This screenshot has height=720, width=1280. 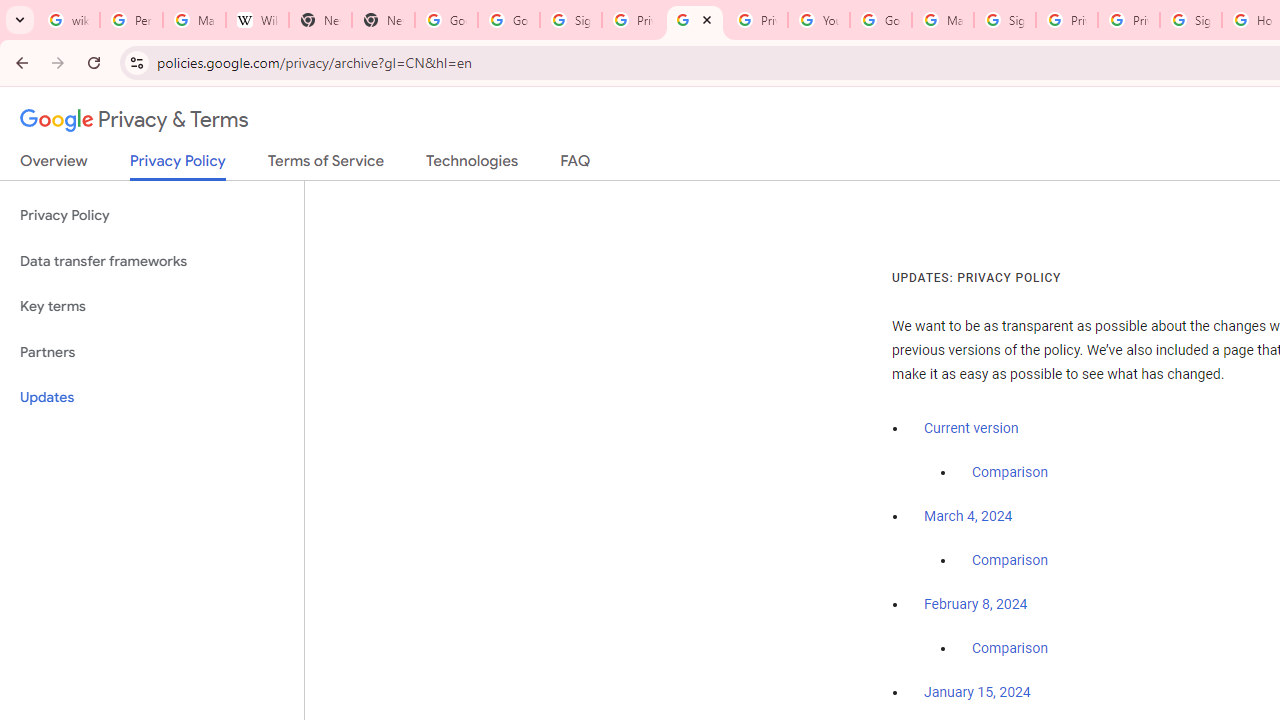 I want to click on 'Privacy & Terms', so click(x=134, y=120).